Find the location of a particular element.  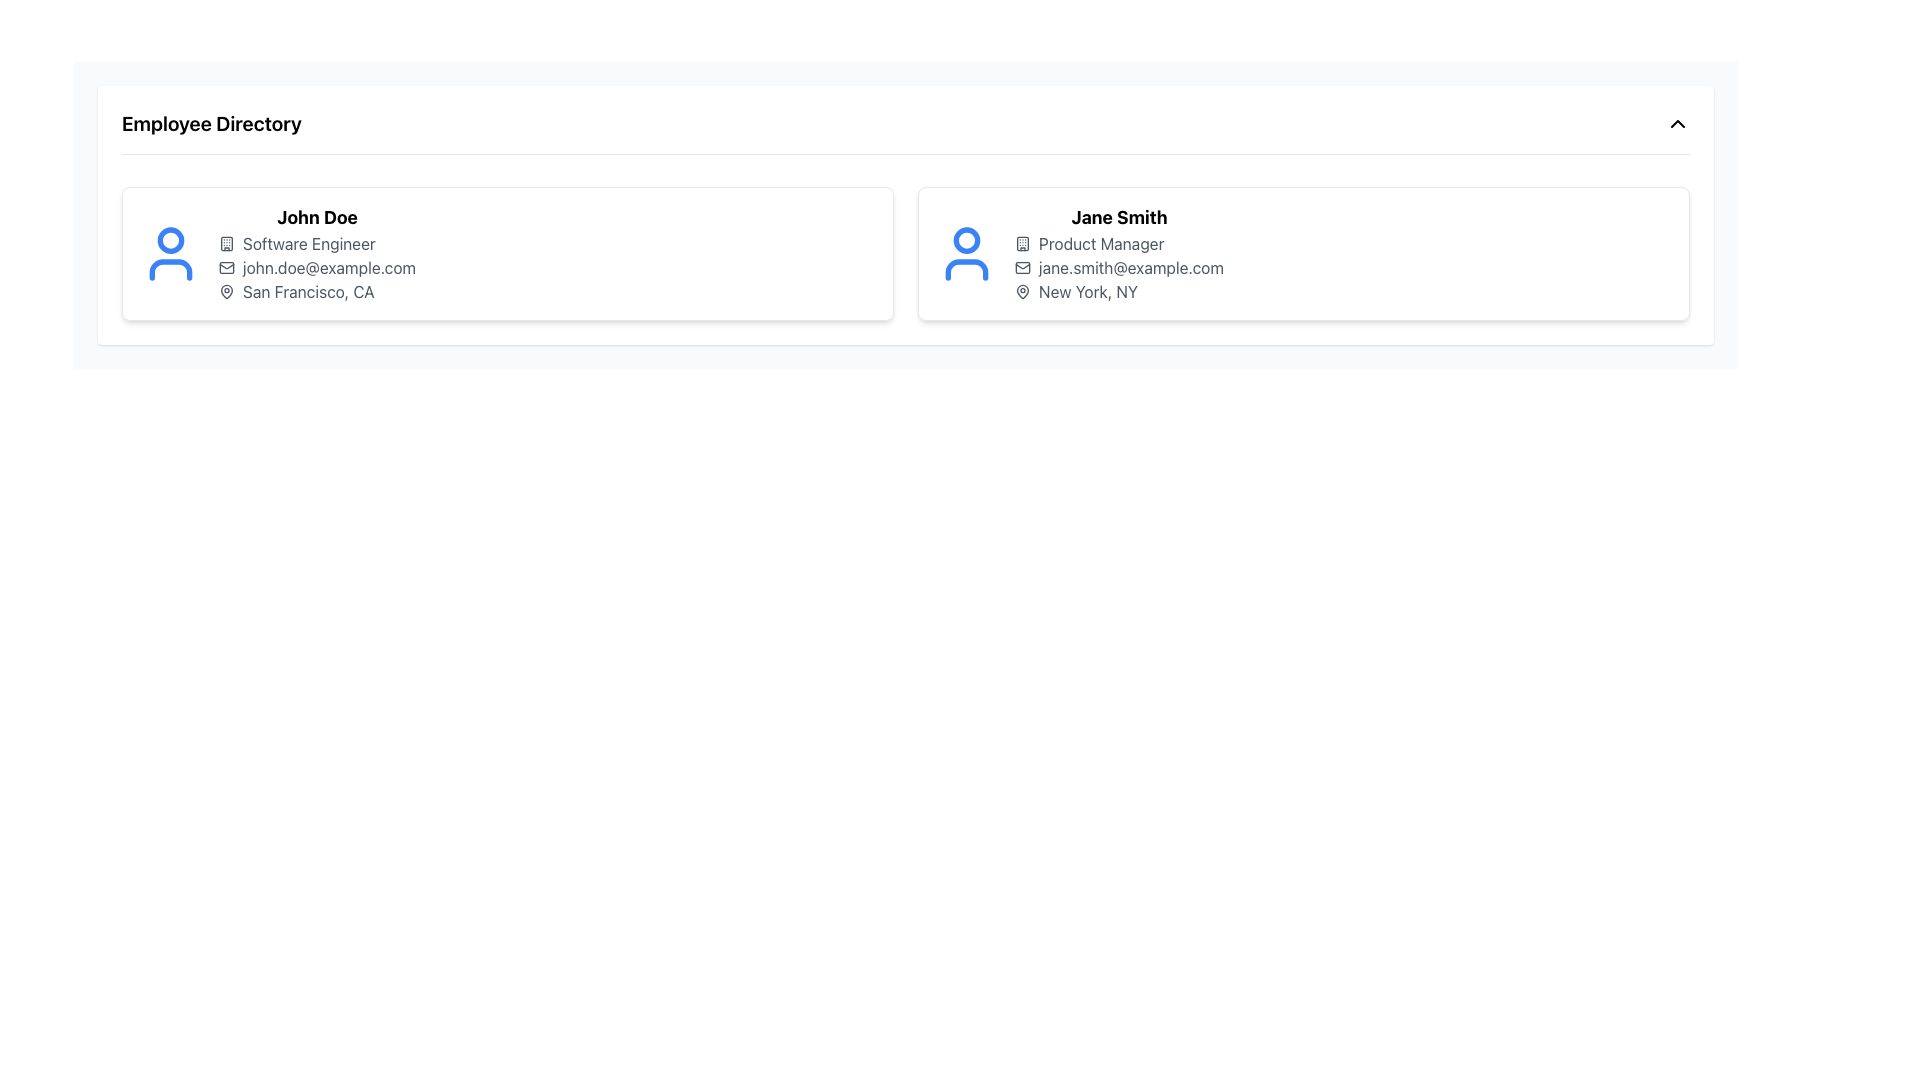

the Icon Decoration, which is a curved line segment forming the lower part of the user icon for 'John Doe' in the employee directory card is located at coordinates (171, 270).